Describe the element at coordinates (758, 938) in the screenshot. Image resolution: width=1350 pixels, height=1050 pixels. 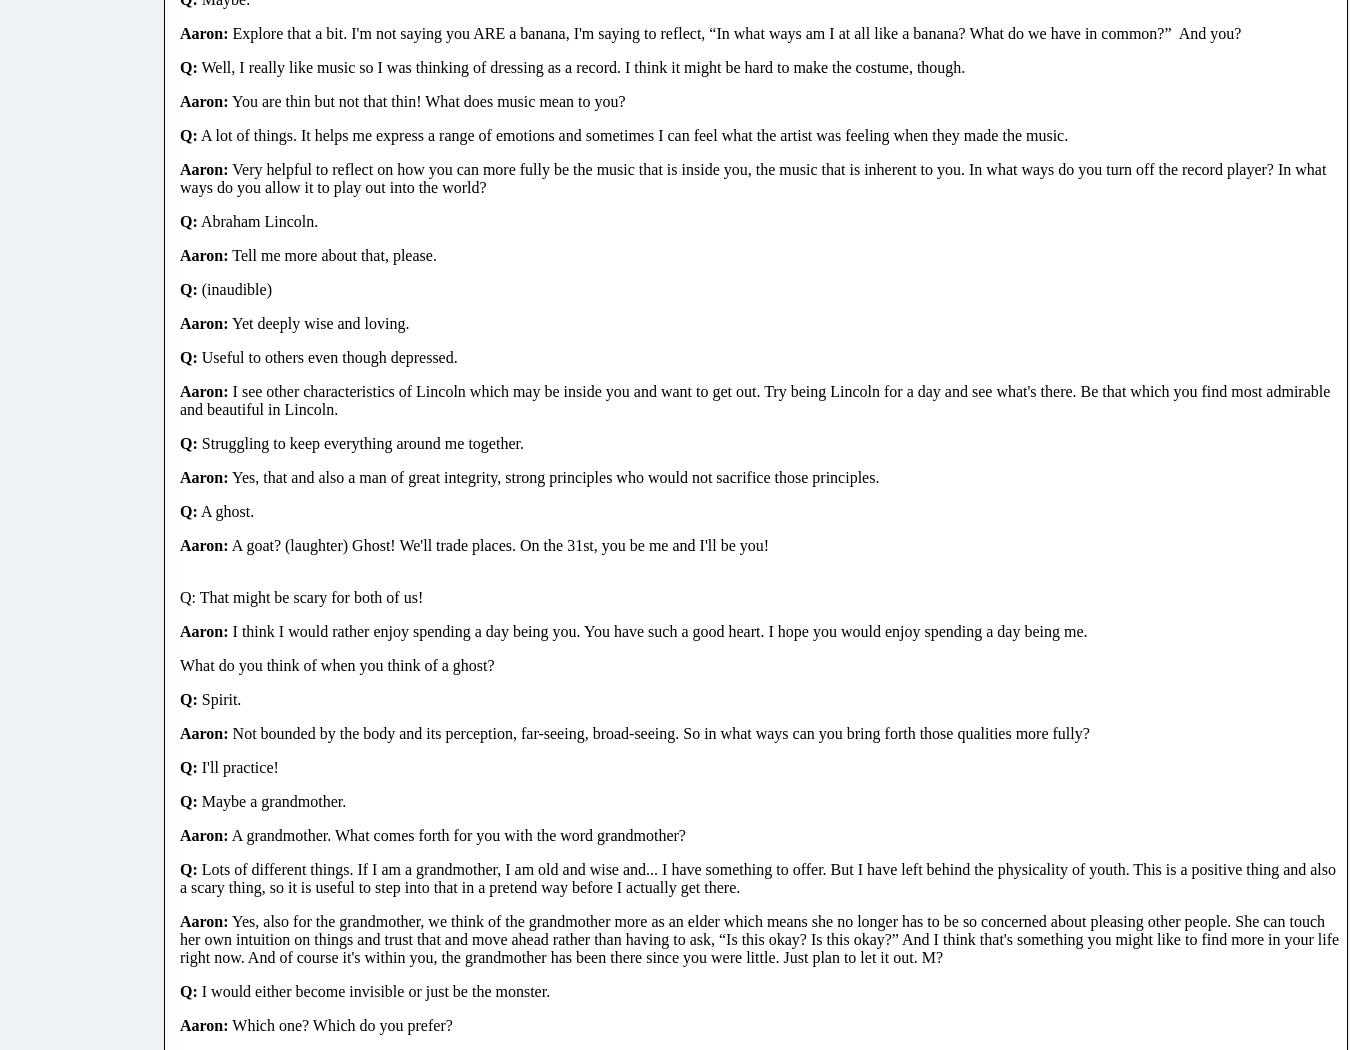
I see `'Yes, also for the grandmother, we think of the grandmother more as an elder which means she no longer has to be so concerned about pleasing other people. She can touch her own intuition on things and trust that and move ahead rather than having to ask, “Is this okay? Is this okay?” And I think that's something you might like to find more in your life right now. And of course it's within you, the grandmother has been there since you were little. Just plan to let it out. M?'` at that location.